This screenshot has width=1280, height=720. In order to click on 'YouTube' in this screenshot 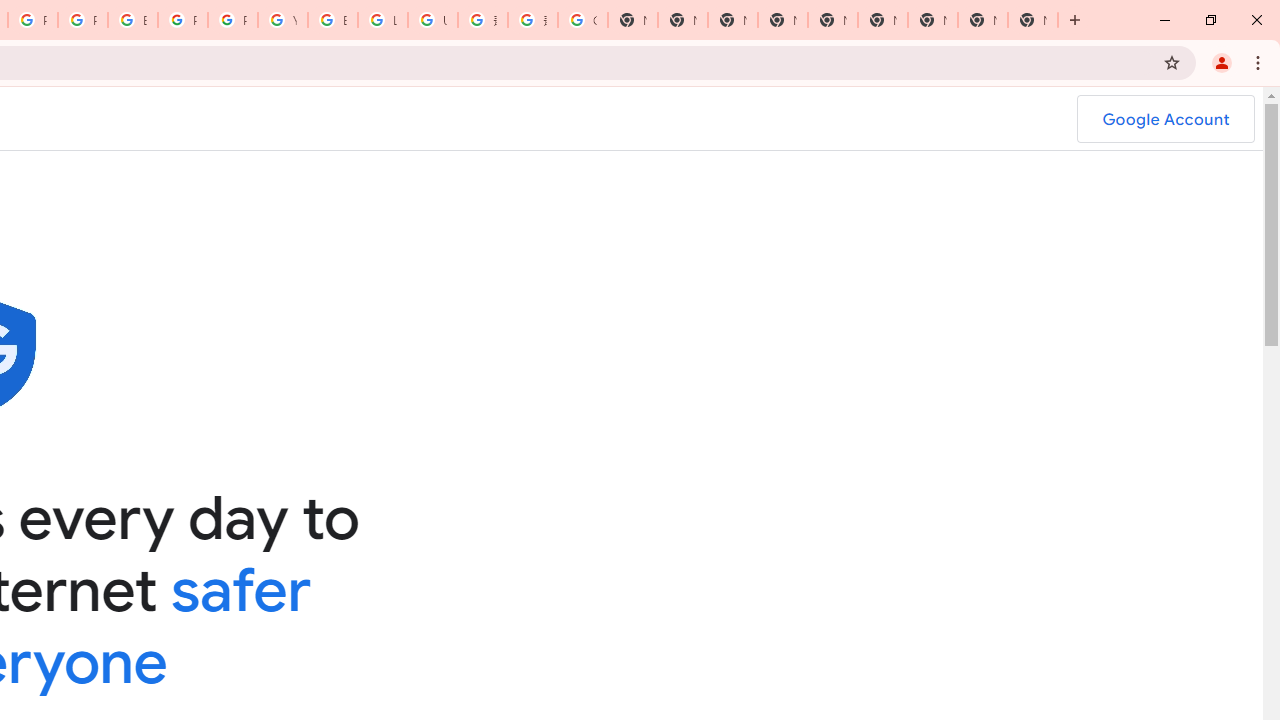, I will do `click(282, 20)`.